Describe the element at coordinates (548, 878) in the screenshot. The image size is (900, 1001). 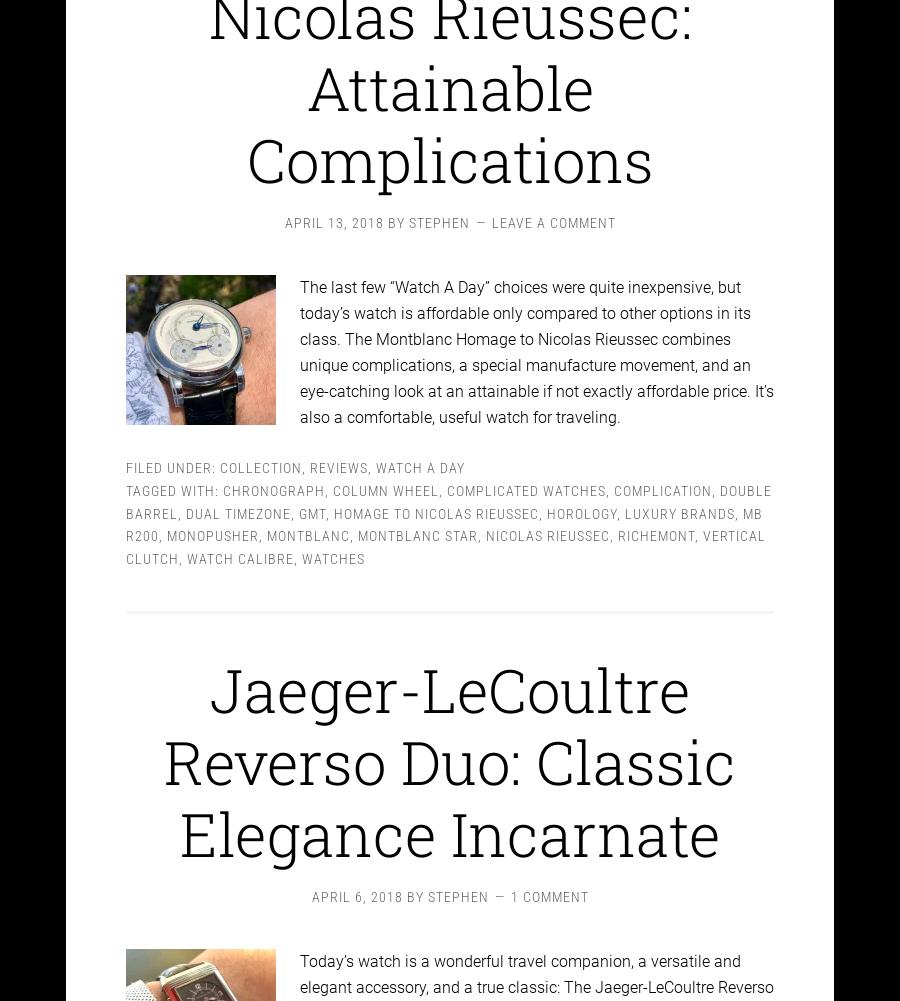
I see `'1 Comment'` at that location.